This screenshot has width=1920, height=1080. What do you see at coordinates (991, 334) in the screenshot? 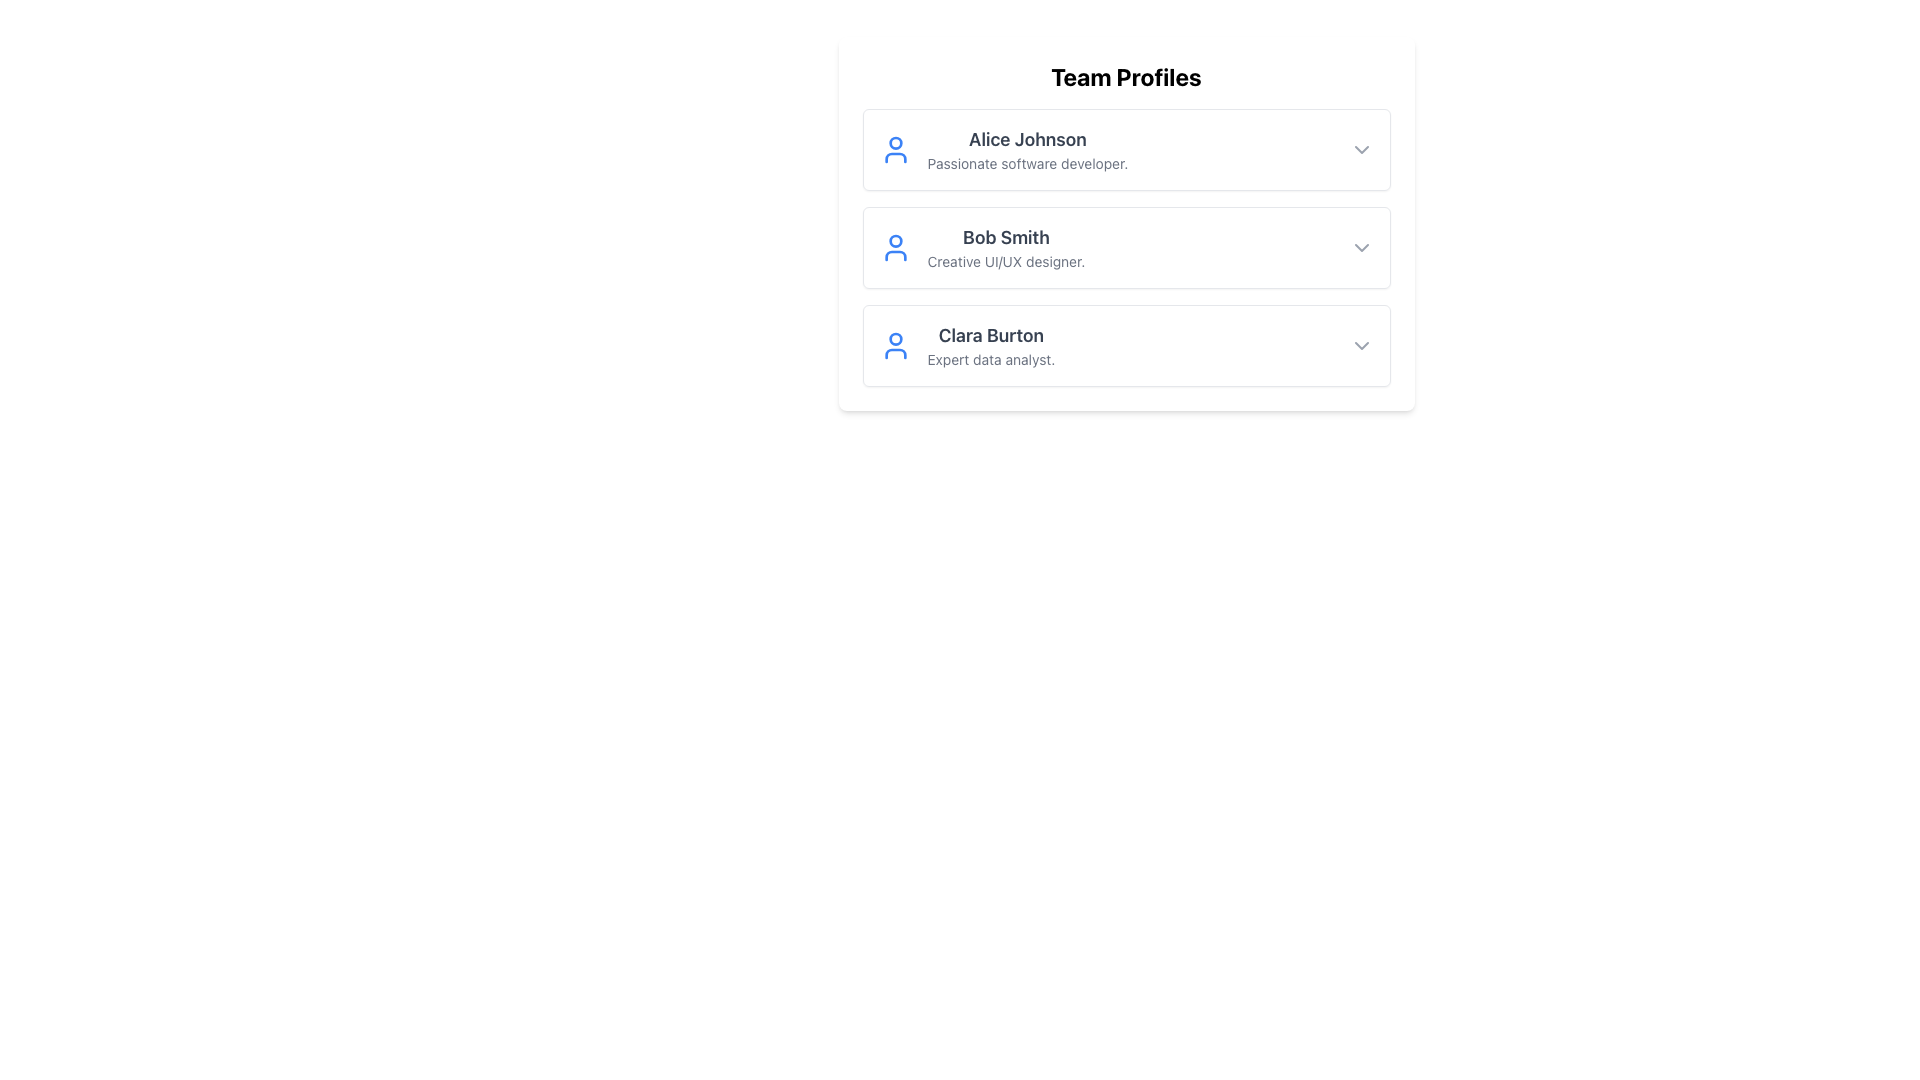
I see `text content of the user name displayed in the text label at the top of the third profile card, which identifies the individual associated with the profile` at bounding box center [991, 334].